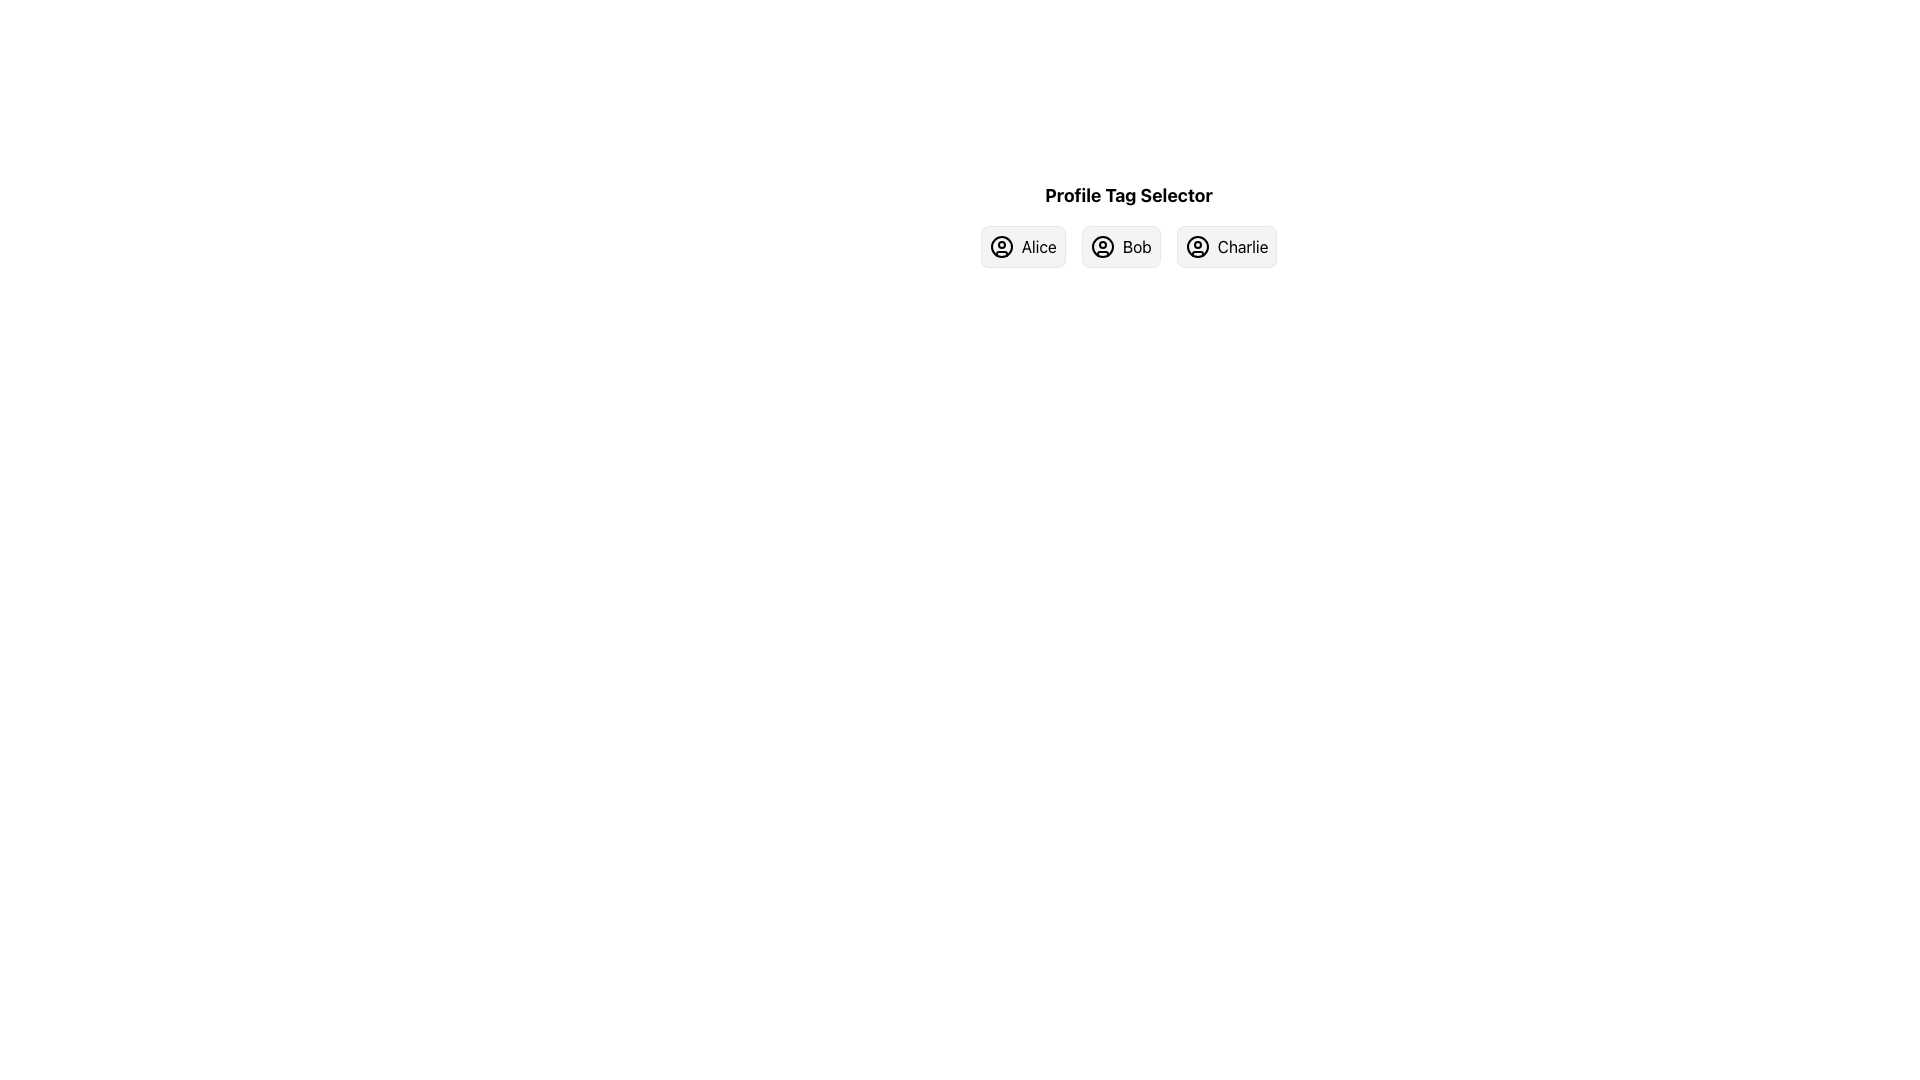  Describe the element at coordinates (1197, 245) in the screenshot. I see `the user profile icon within the button associated with the 'Charlie' profile` at that location.